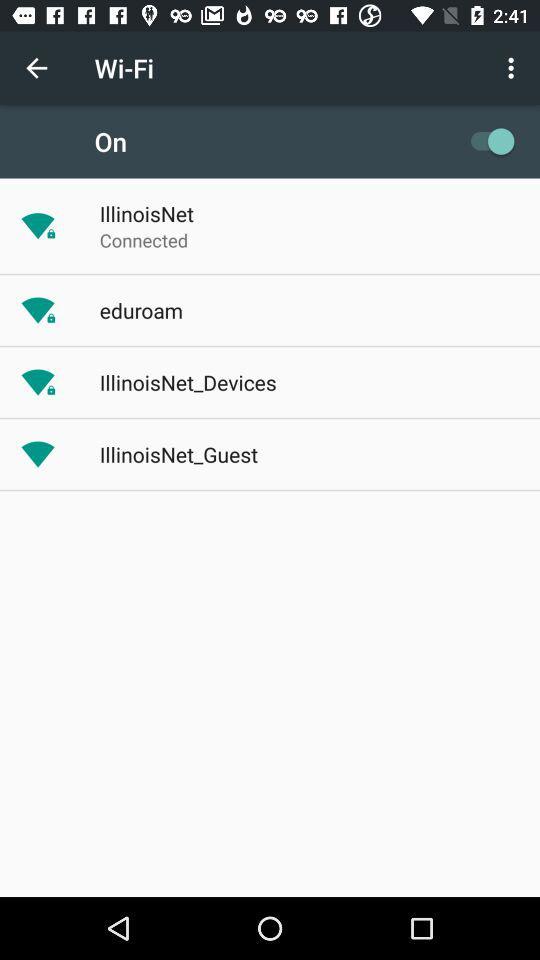 The width and height of the screenshot is (540, 960). What do you see at coordinates (143, 240) in the screenshot?
I see `the item above eduroam` at bounding box center [143, 240].